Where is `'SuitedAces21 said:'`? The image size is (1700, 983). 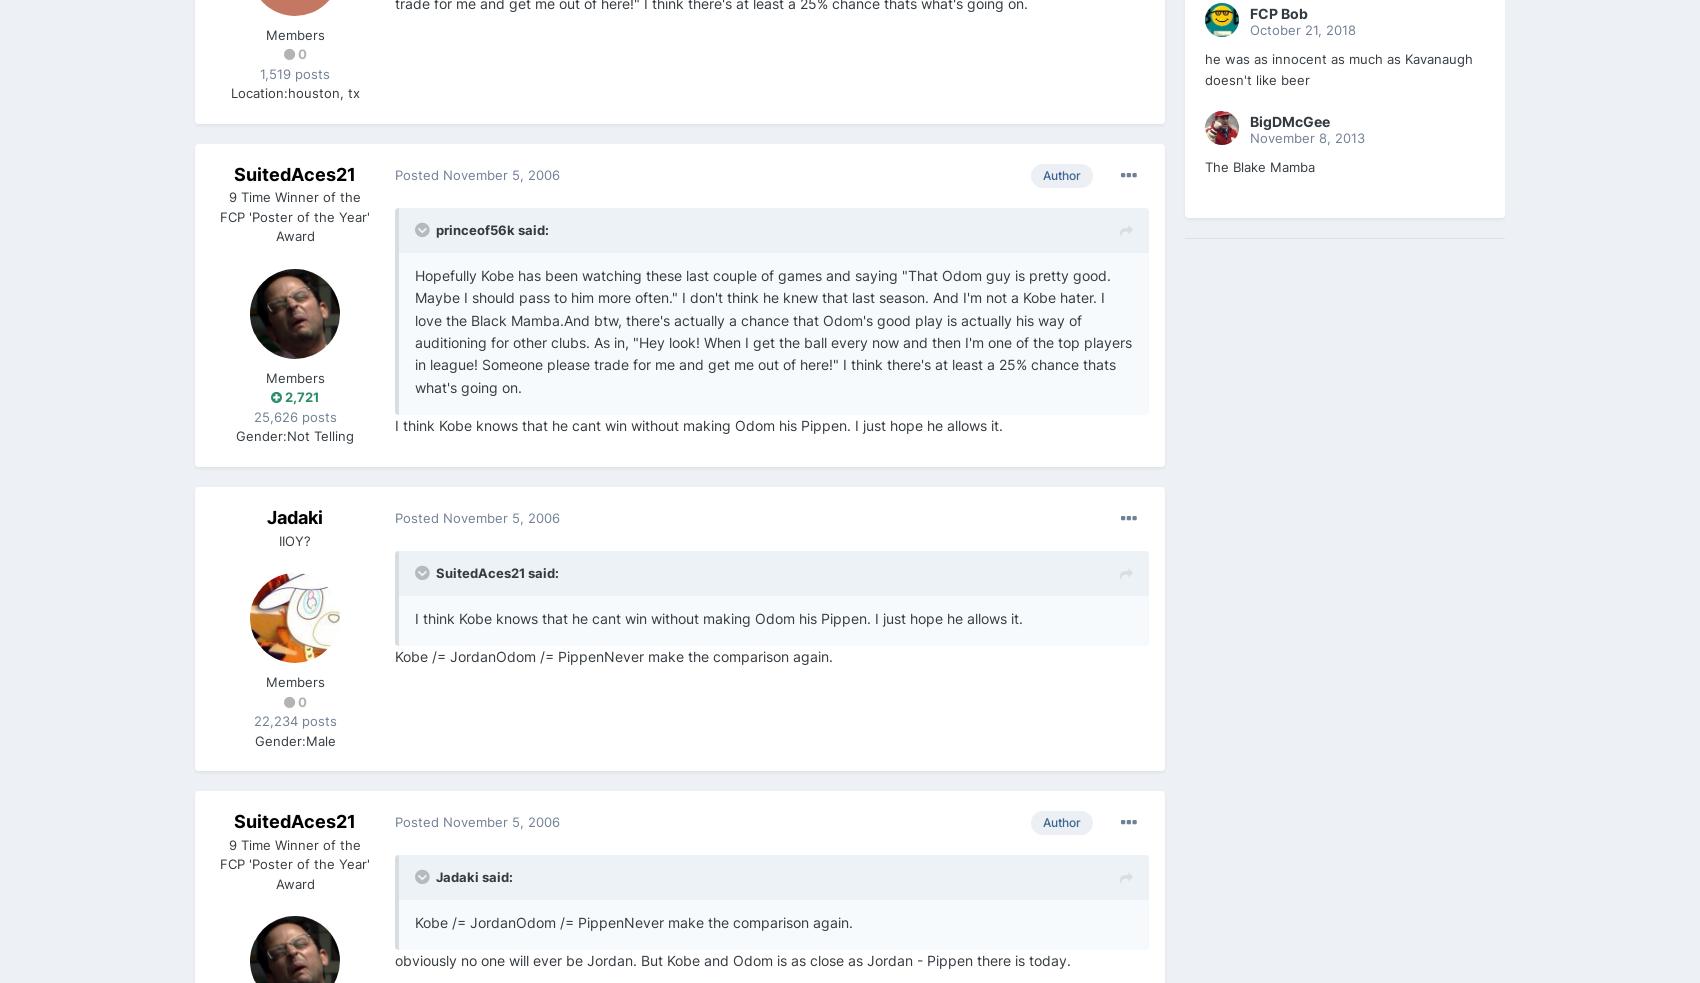
'SuitedAces21 said:' is located at coordinates (497, 572).